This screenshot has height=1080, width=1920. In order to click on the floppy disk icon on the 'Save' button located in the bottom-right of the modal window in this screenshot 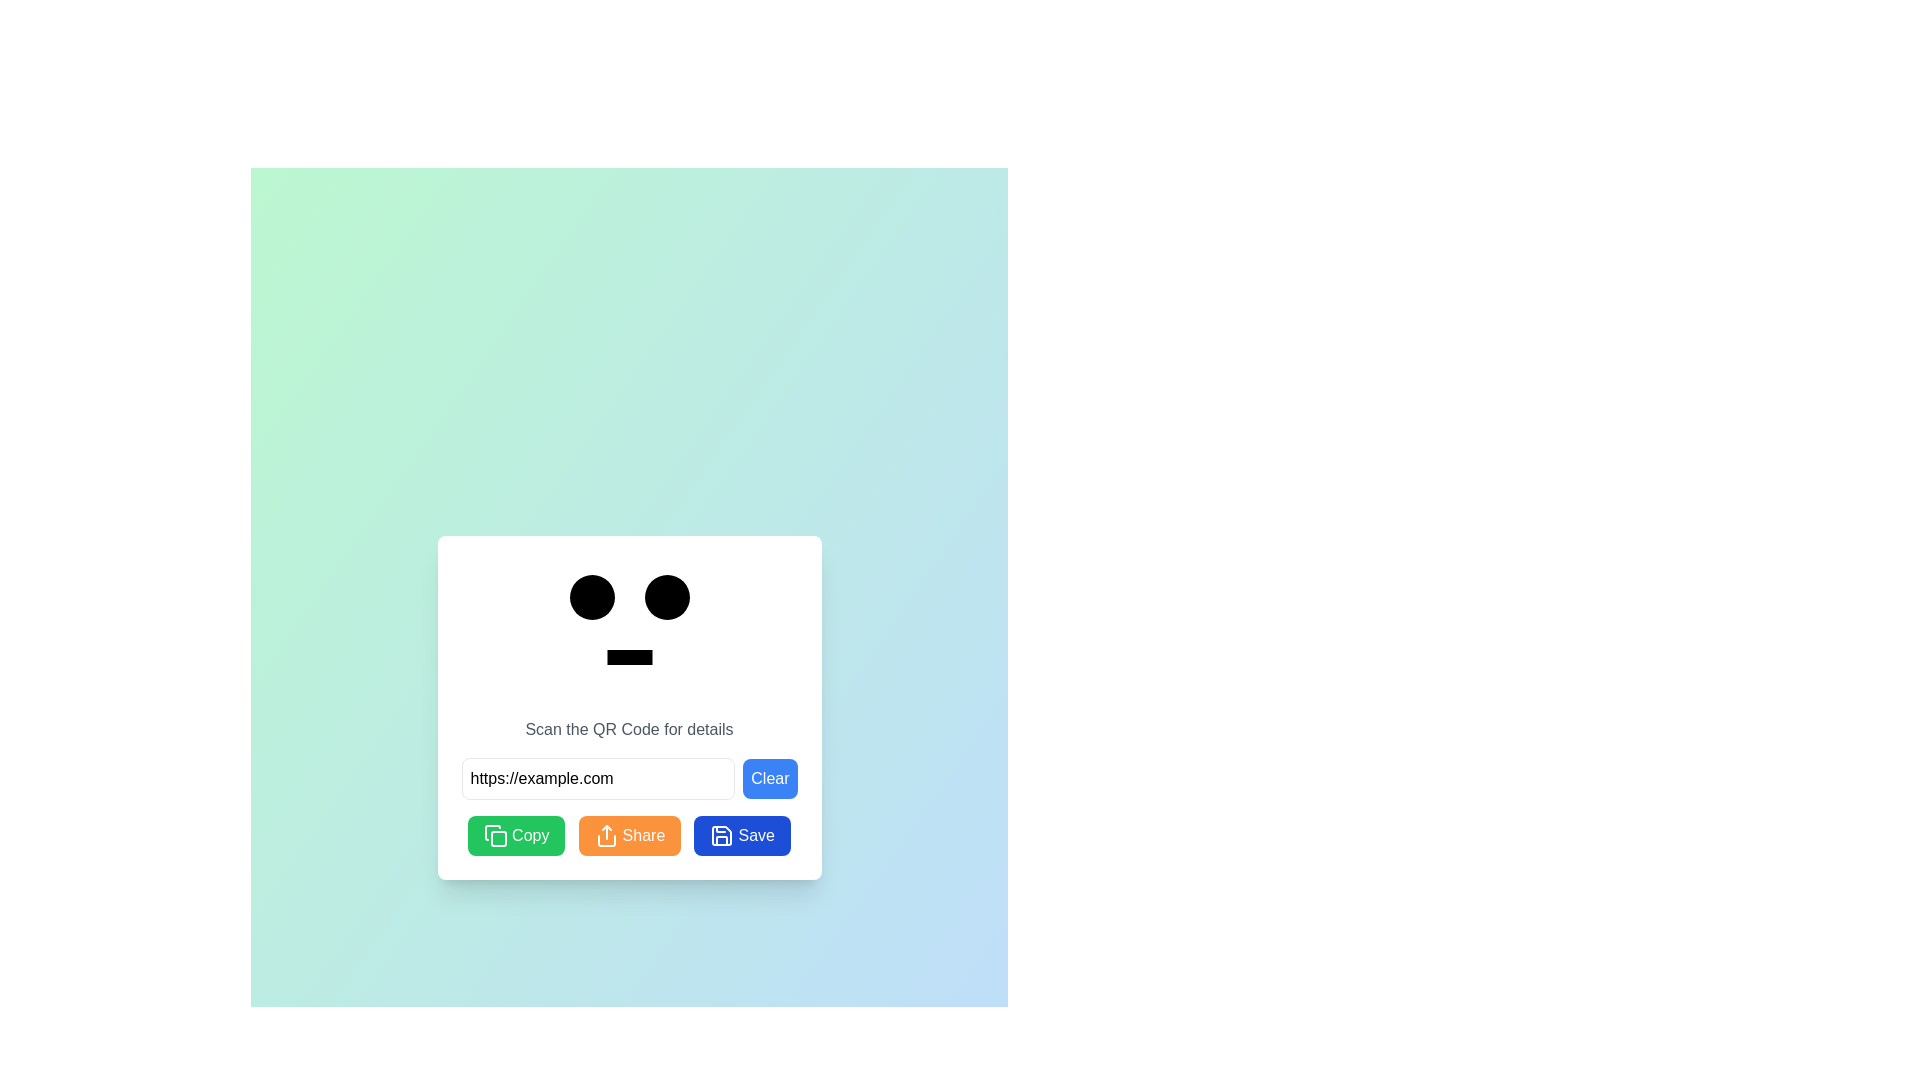, I will do `click(721, 836)`.